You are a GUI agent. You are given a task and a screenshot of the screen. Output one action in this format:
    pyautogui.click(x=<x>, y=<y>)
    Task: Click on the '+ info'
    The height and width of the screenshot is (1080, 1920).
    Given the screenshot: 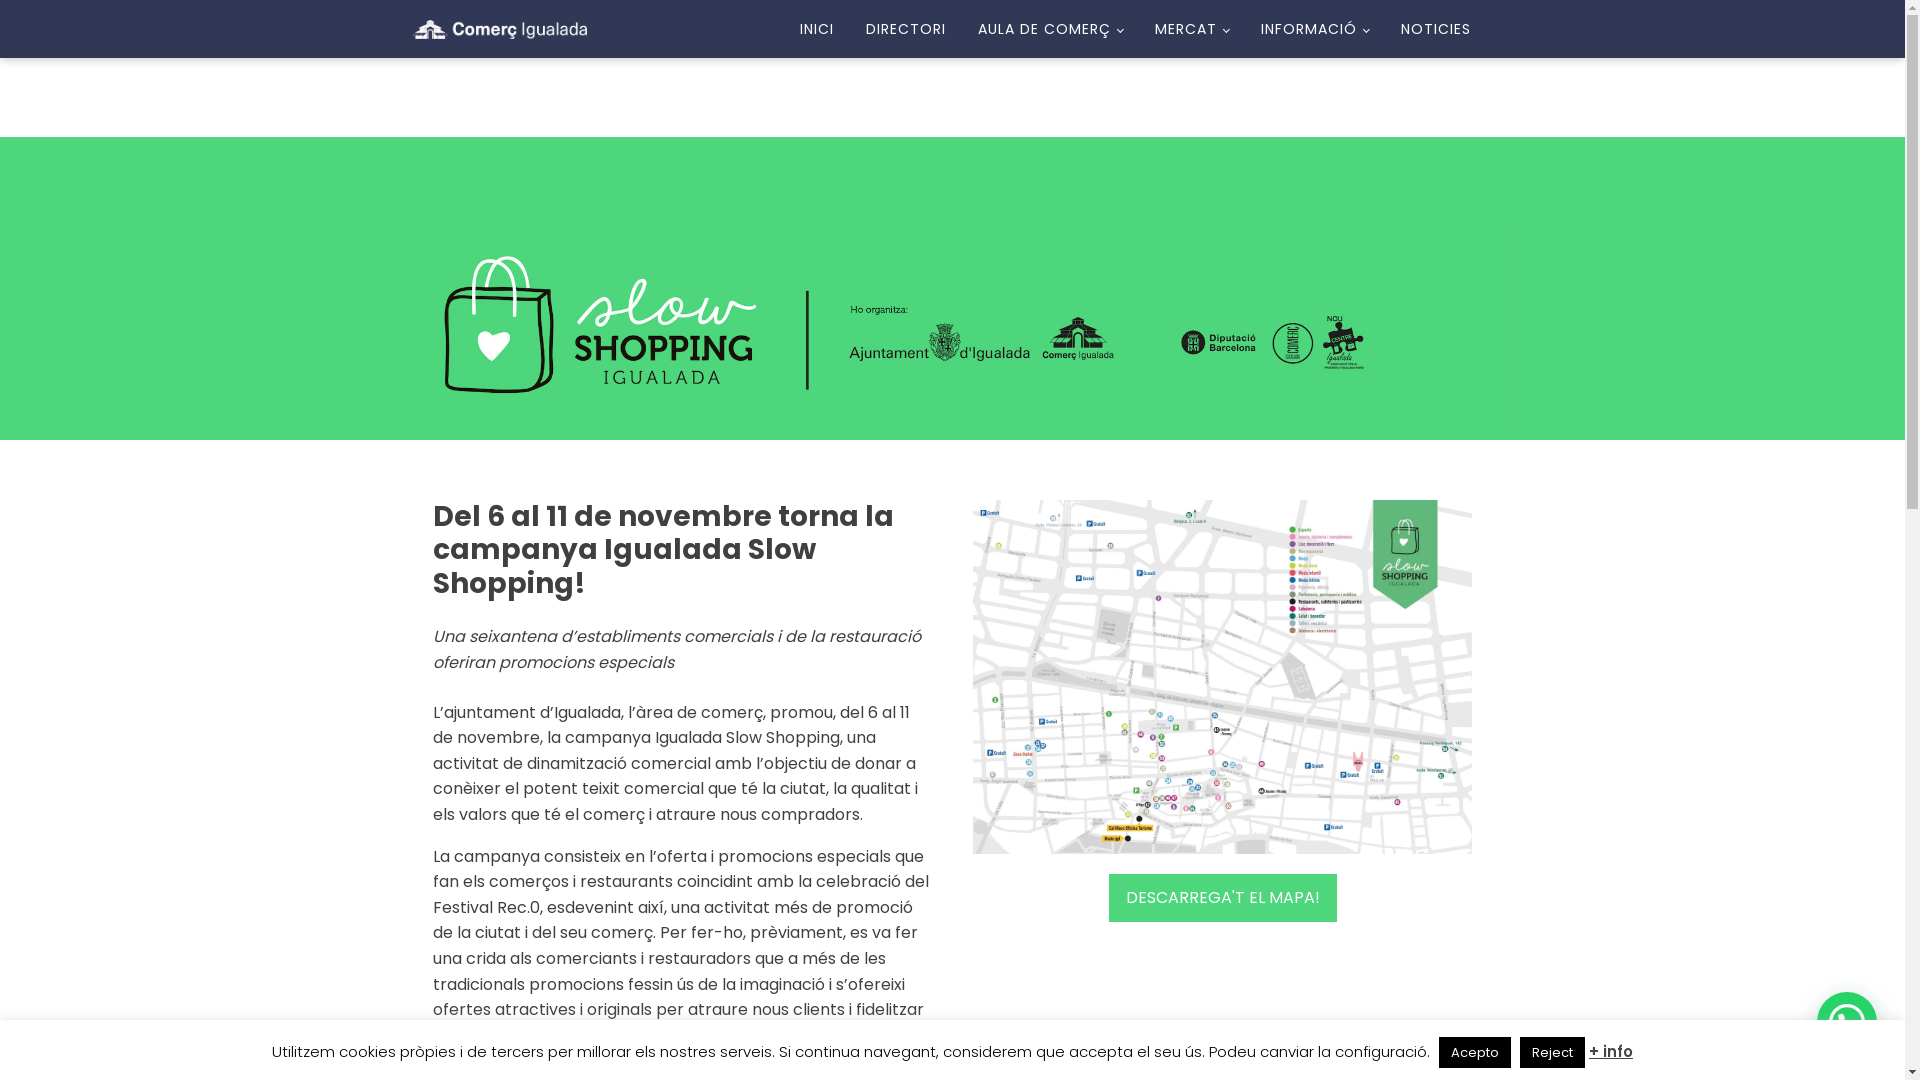 What is the action you would take?
    pyautogui.click(x=1611, y=1051)
    